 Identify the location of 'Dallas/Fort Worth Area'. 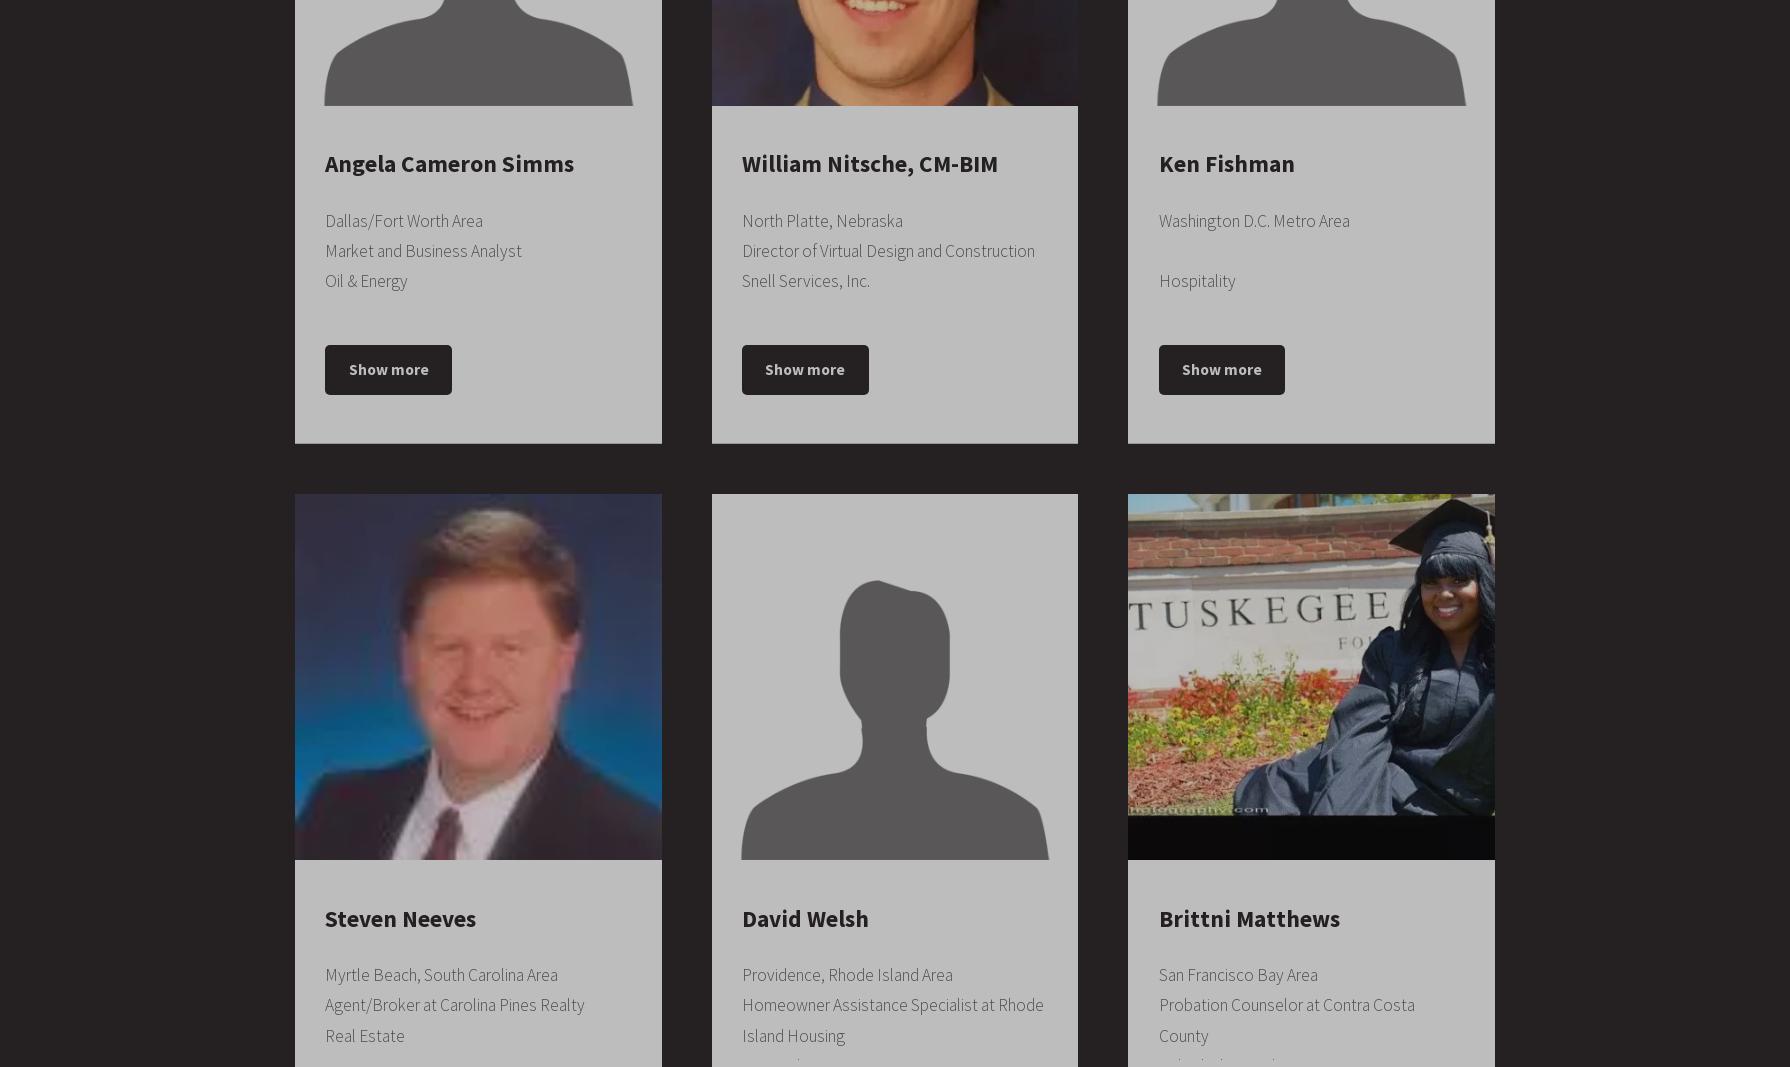
(404, 220).